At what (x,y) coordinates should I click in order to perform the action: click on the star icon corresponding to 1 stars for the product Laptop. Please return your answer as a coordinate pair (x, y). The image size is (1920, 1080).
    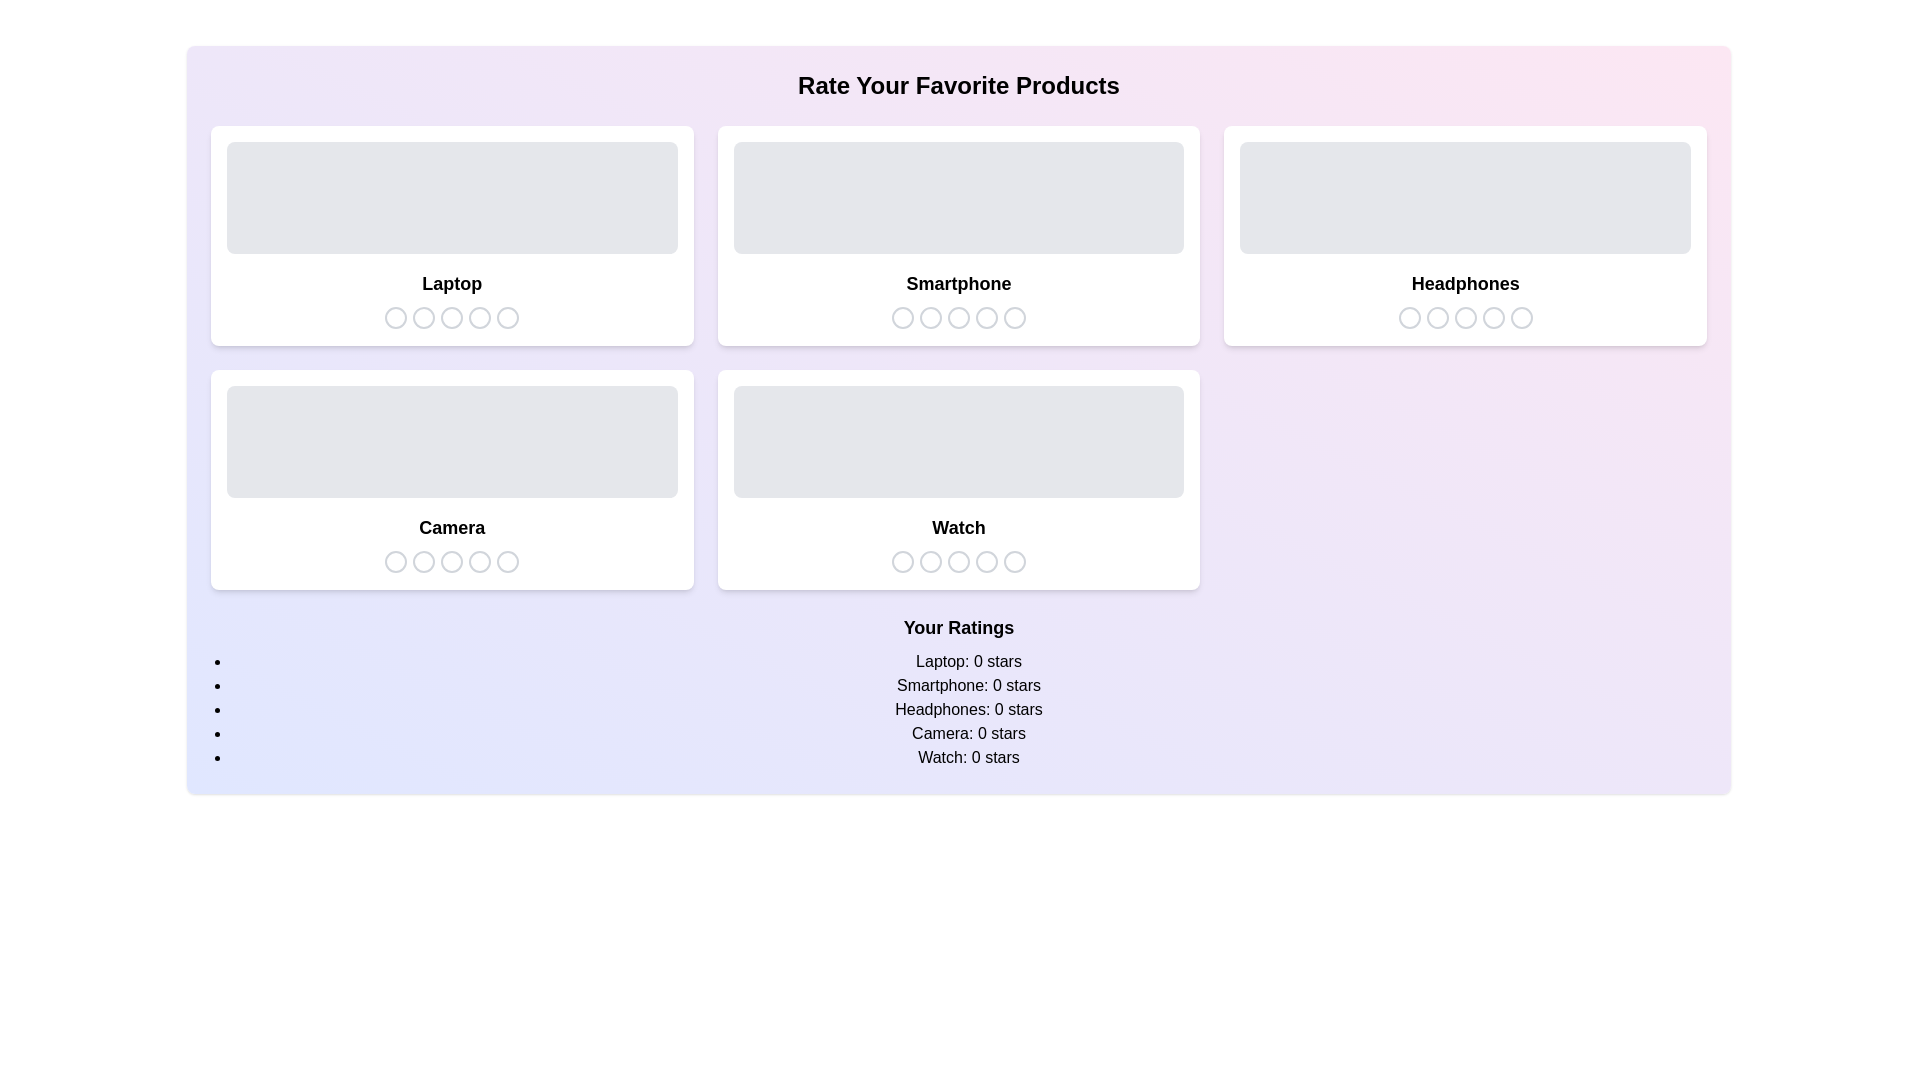
    Looking at the image, I should click on (395, 316).